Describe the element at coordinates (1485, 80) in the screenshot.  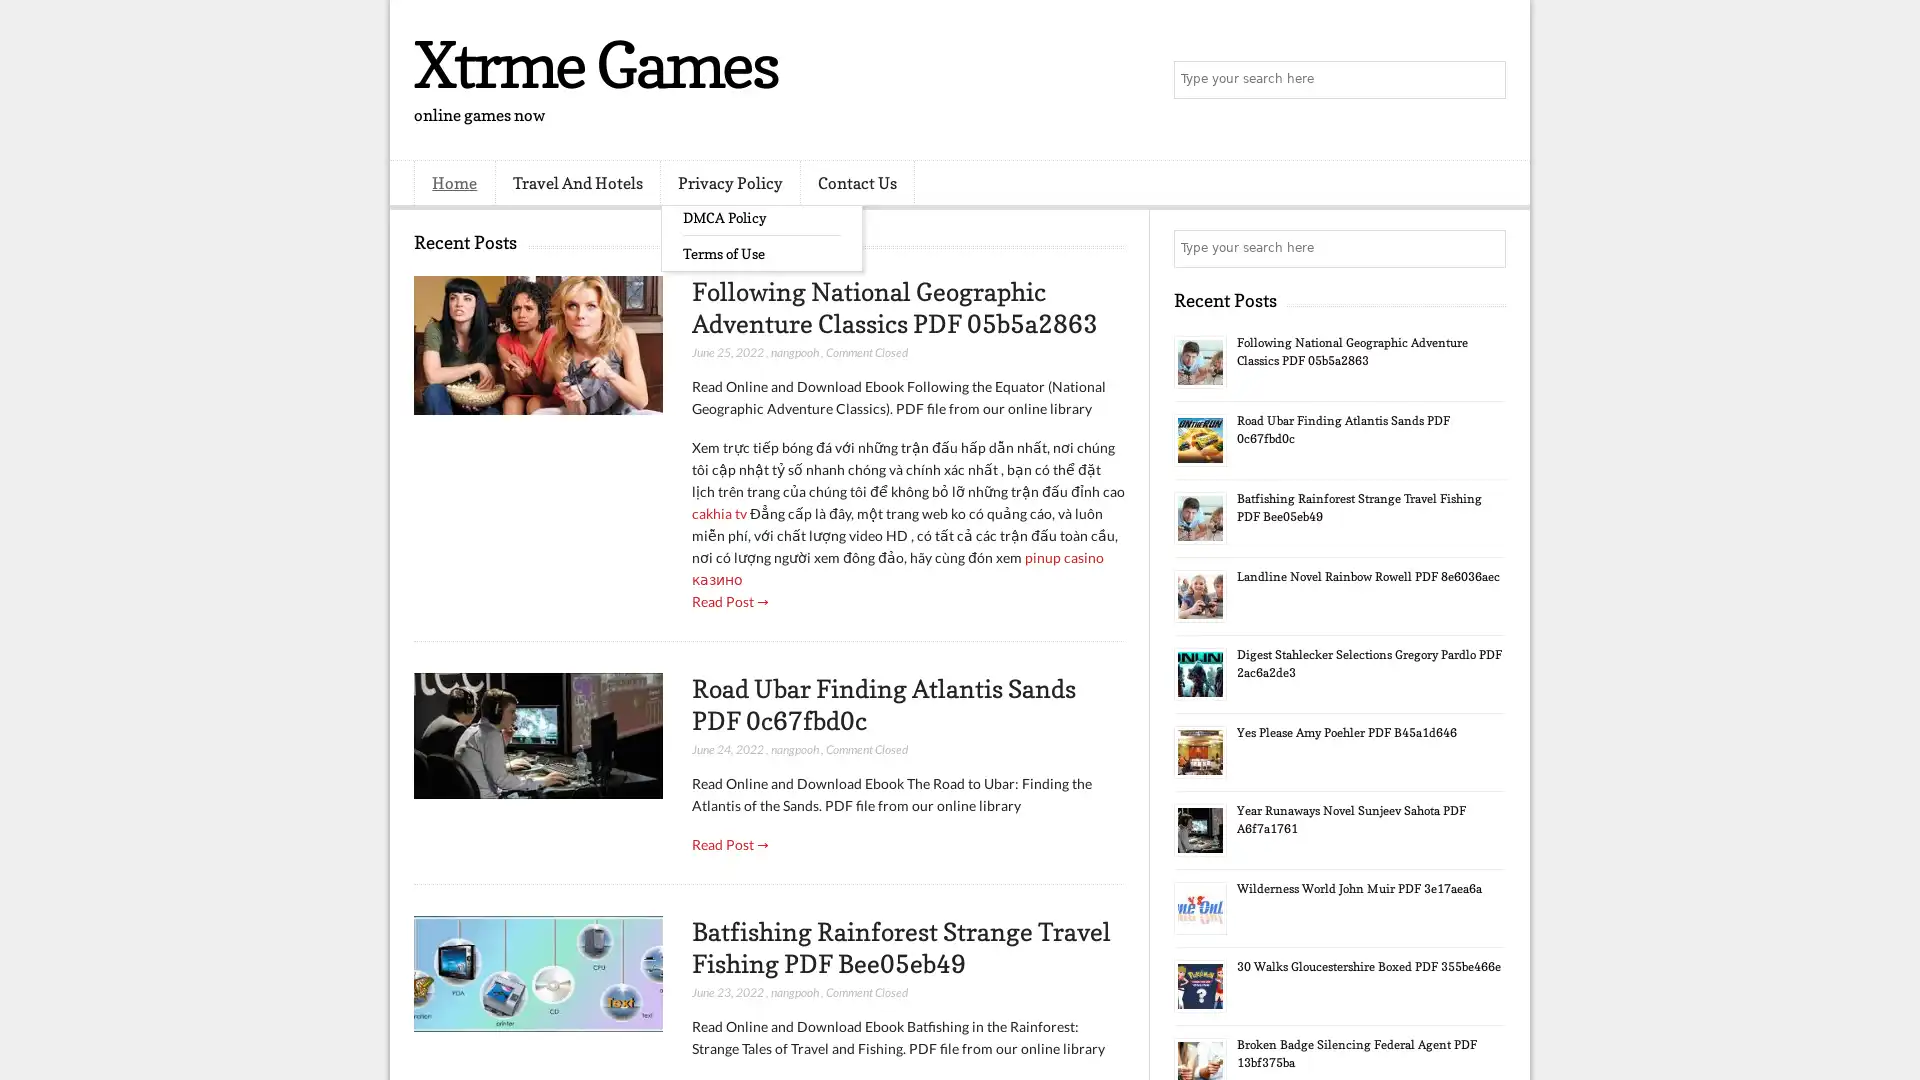
I see `Search` at that location.